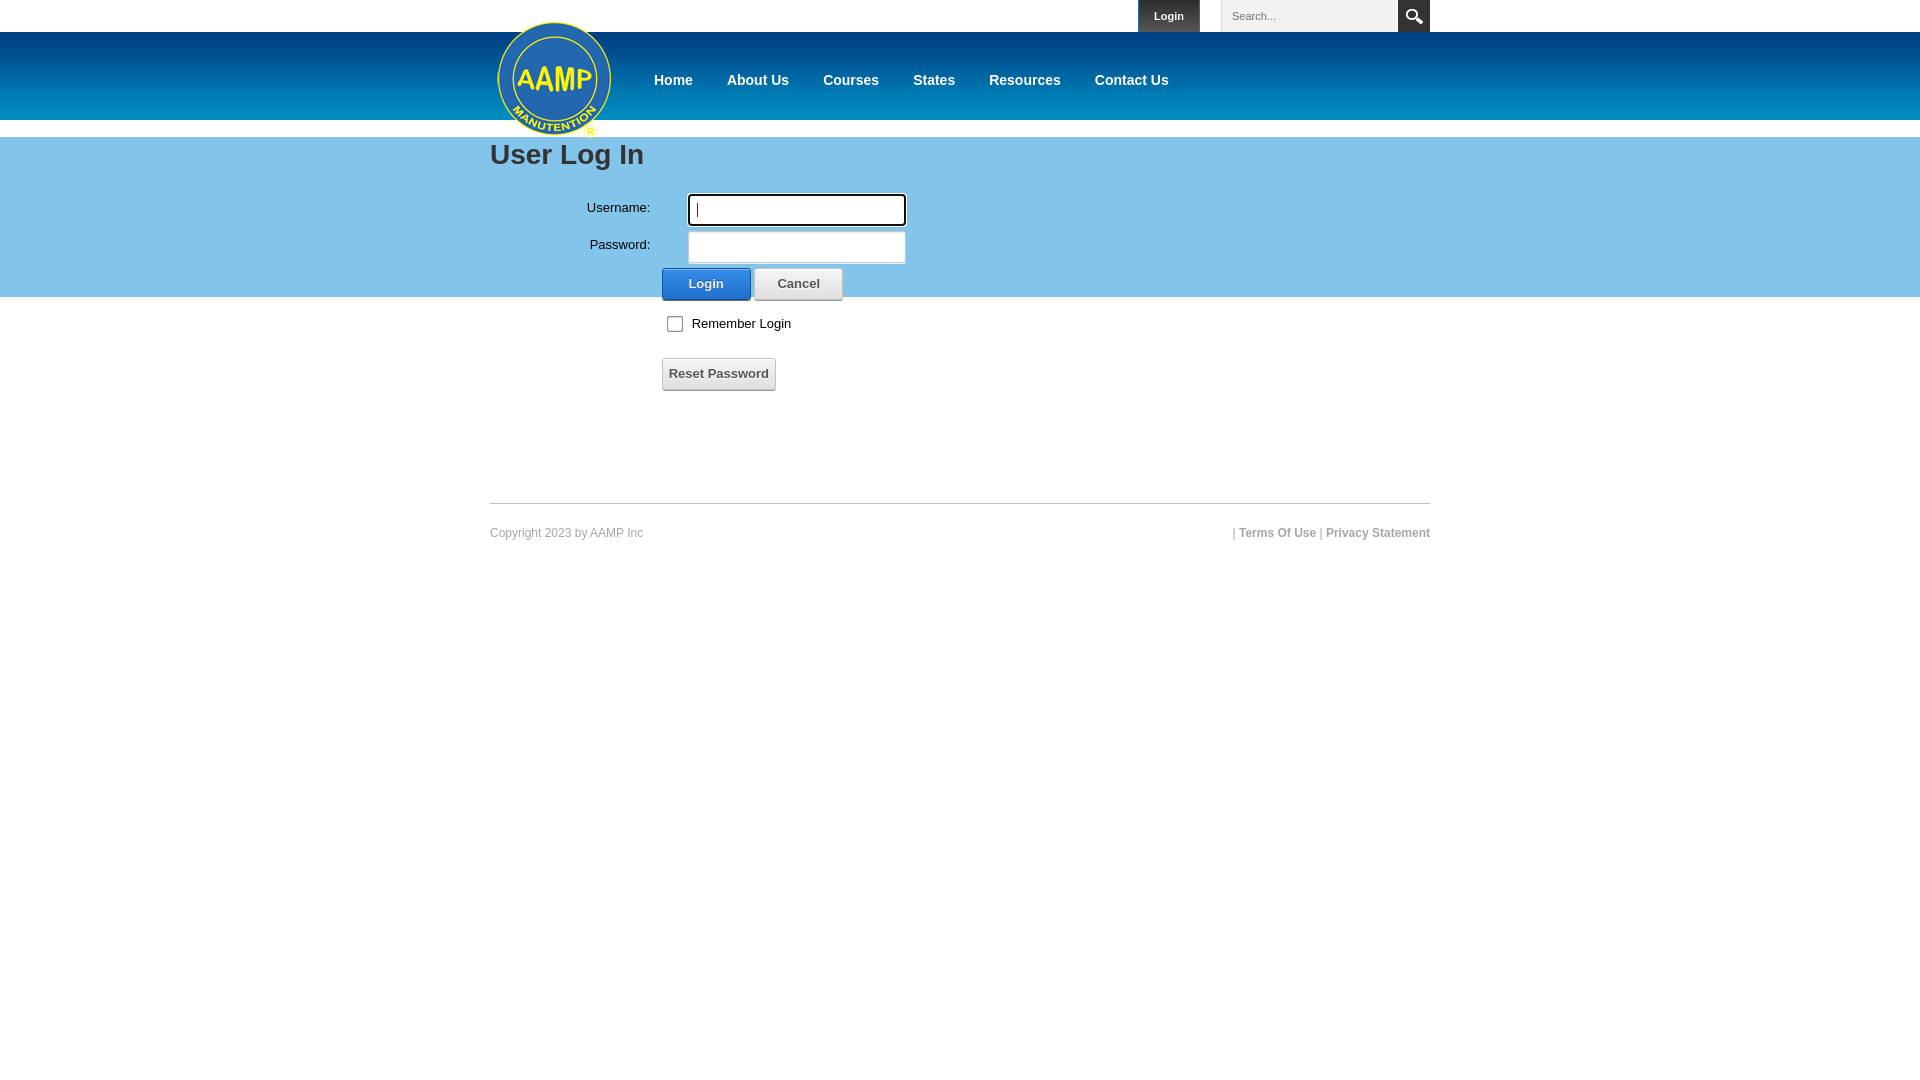 Image resolution: width=1920 pixels, height=1080 pixels. Describe the element at coordinates (662, 374) in the screenshot. I see `'Reset Password'` at that location.